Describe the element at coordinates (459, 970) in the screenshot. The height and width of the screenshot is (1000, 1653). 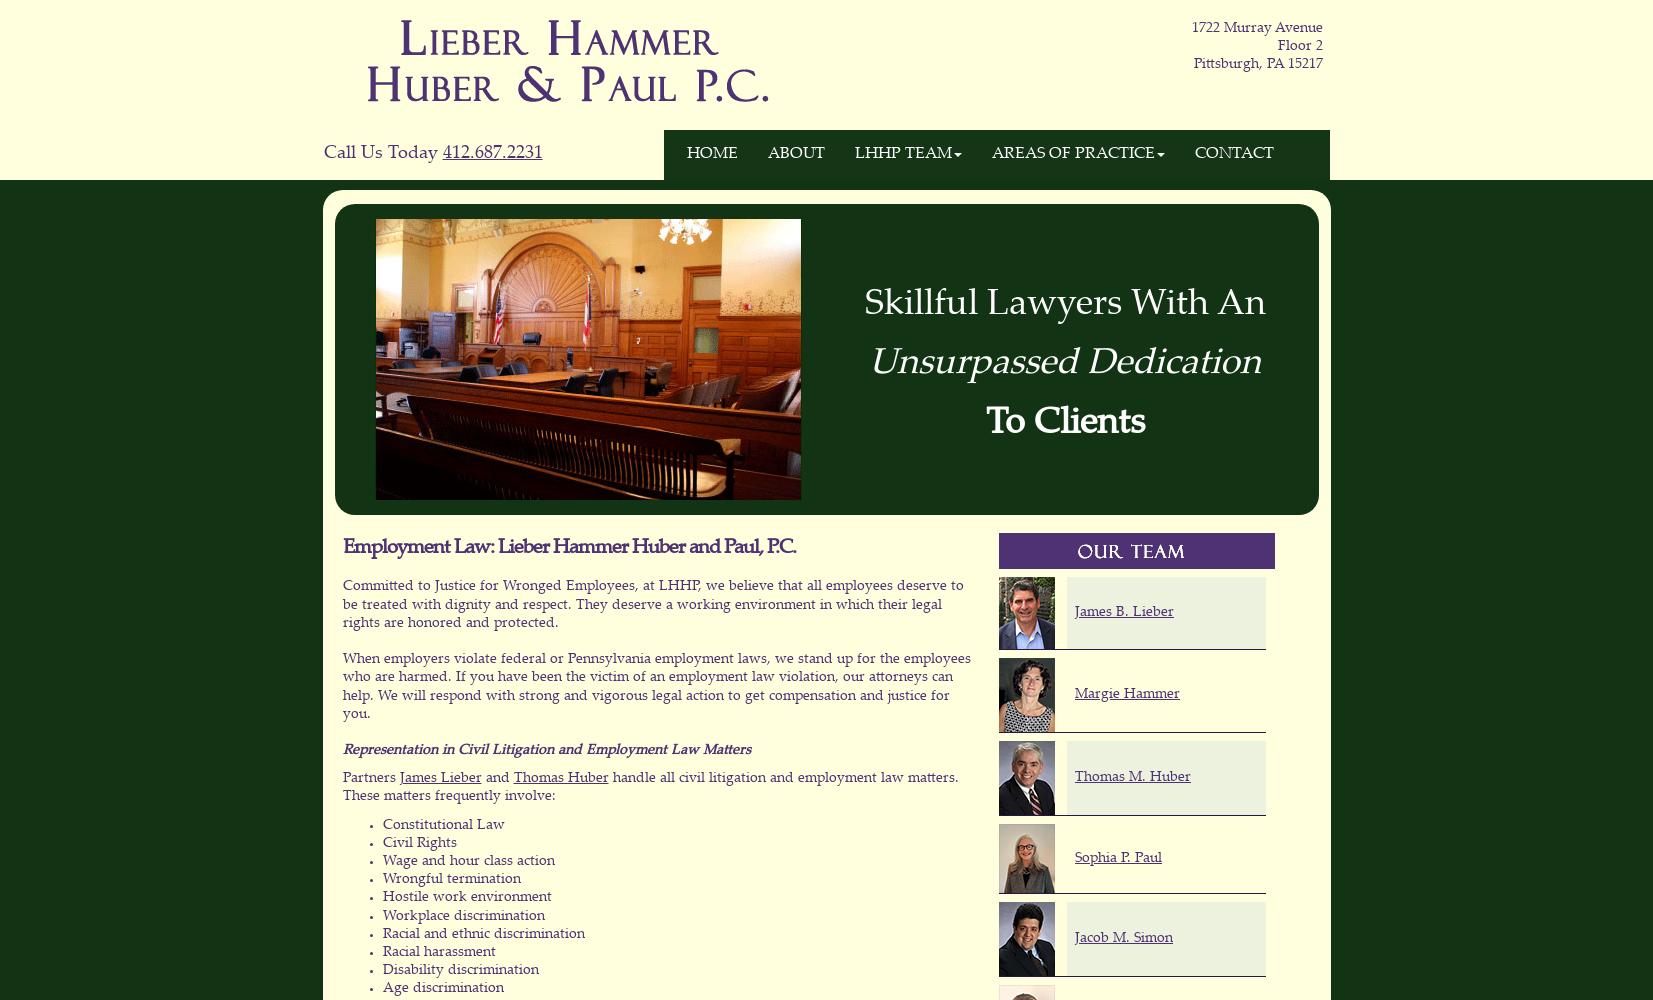
I see `'Disability discrimination'` at that location.